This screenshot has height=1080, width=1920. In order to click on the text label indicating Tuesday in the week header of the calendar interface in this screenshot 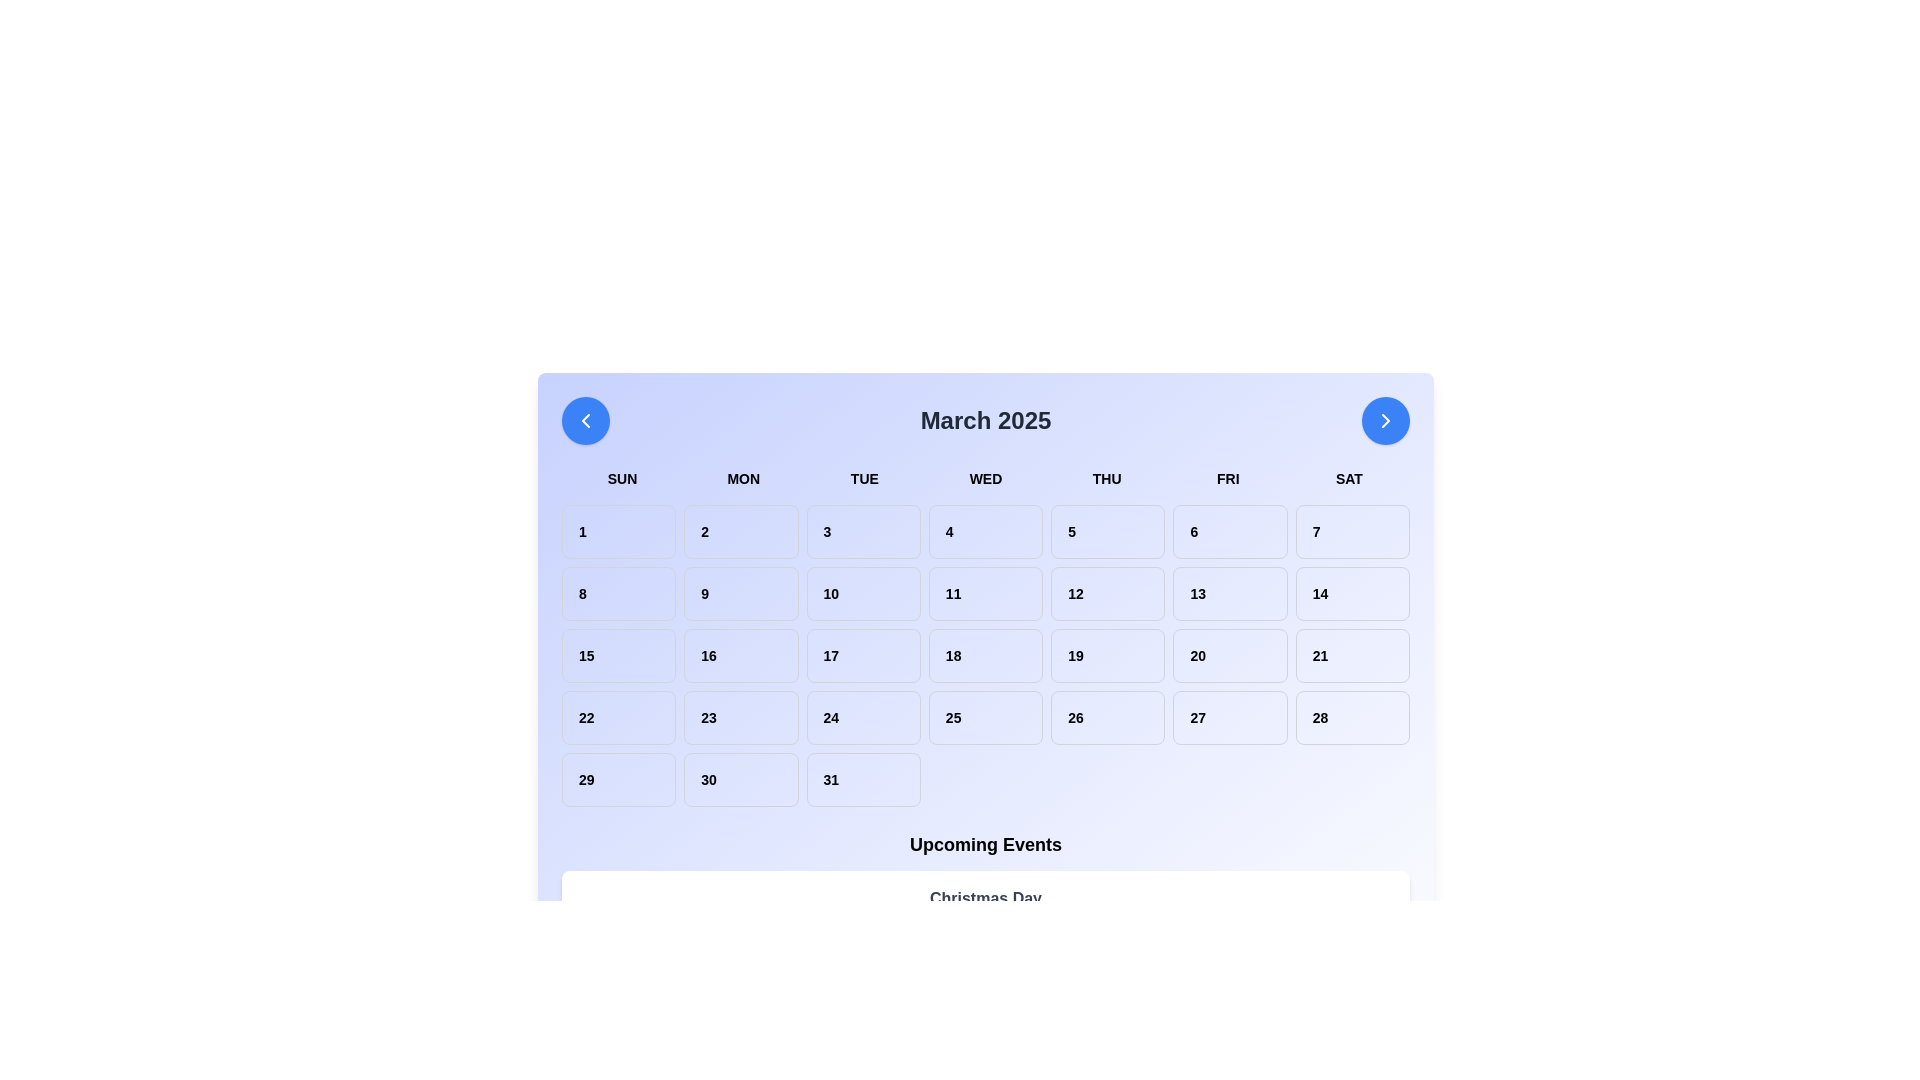, I will do `click(864, 478)`.